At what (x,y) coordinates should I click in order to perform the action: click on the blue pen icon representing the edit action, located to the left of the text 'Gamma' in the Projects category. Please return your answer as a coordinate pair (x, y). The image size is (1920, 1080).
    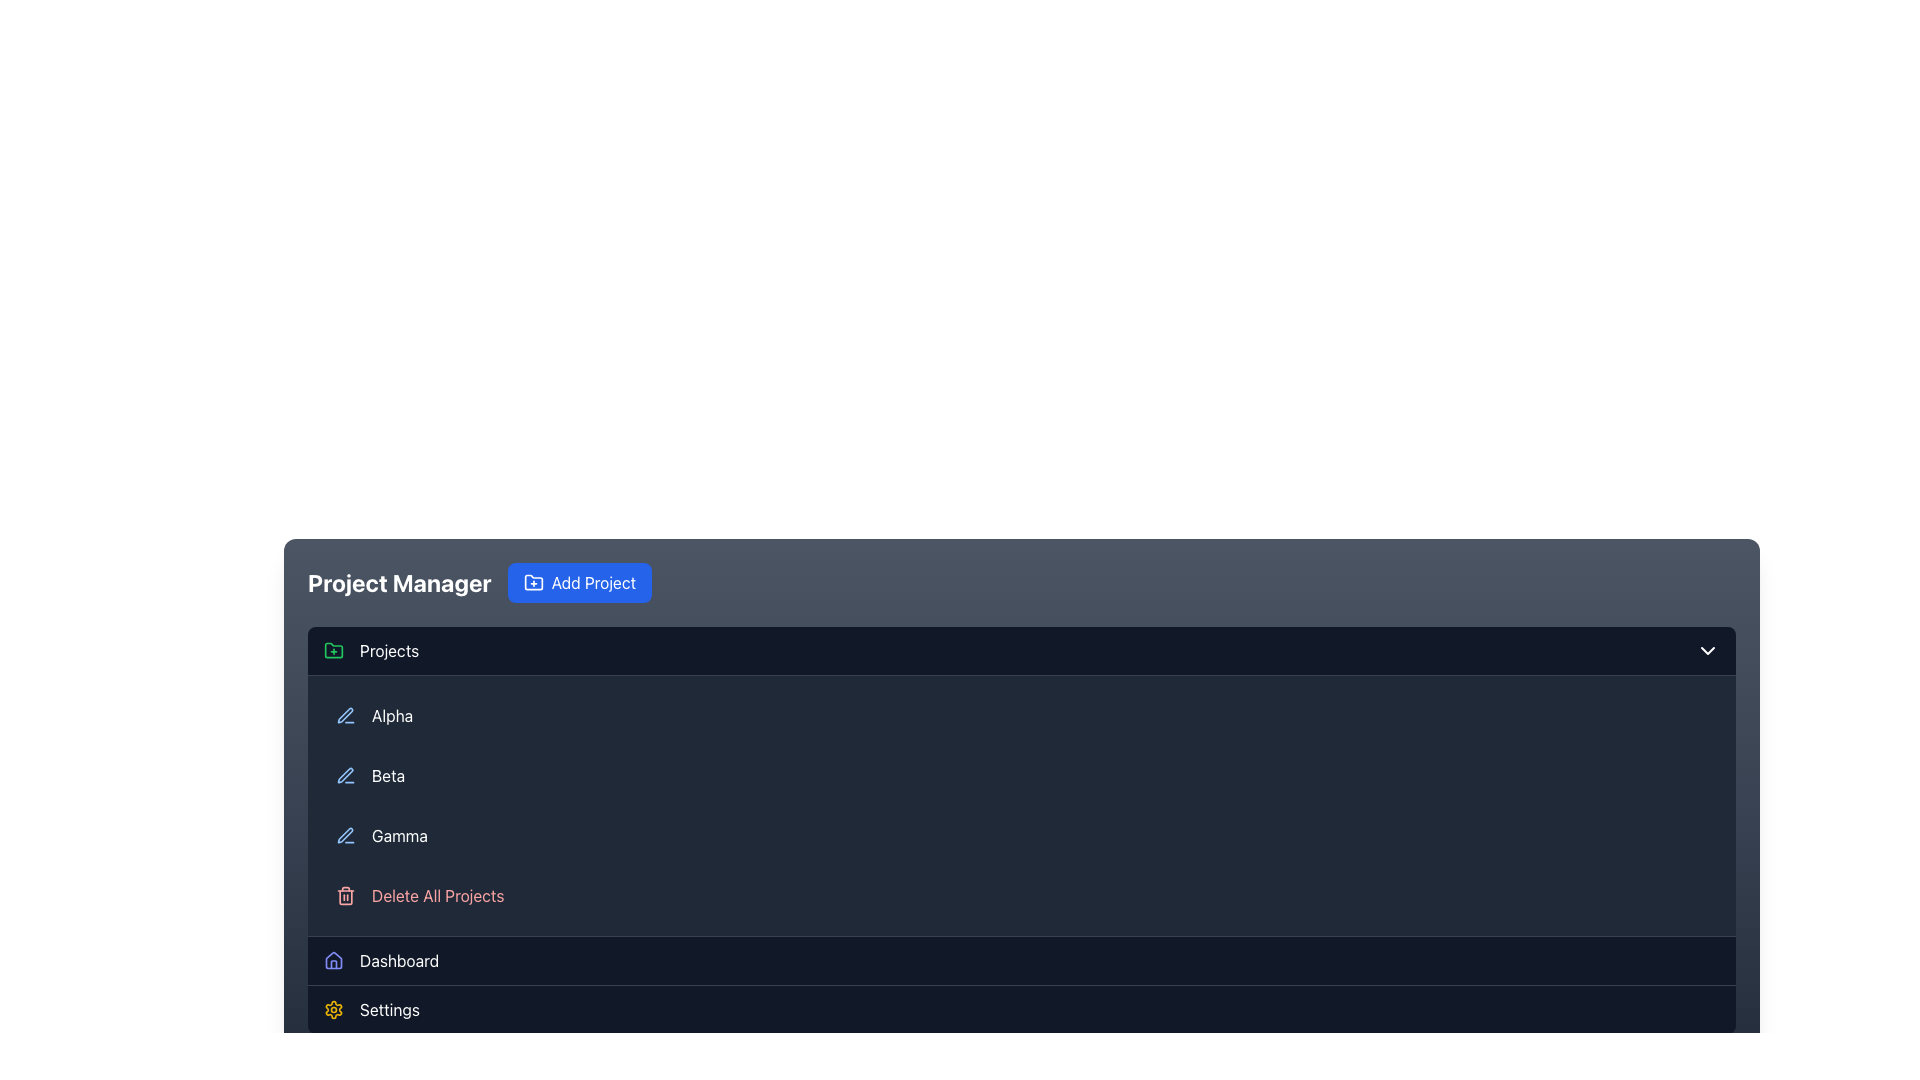
    Looking at the image, I should click on (345, 836).